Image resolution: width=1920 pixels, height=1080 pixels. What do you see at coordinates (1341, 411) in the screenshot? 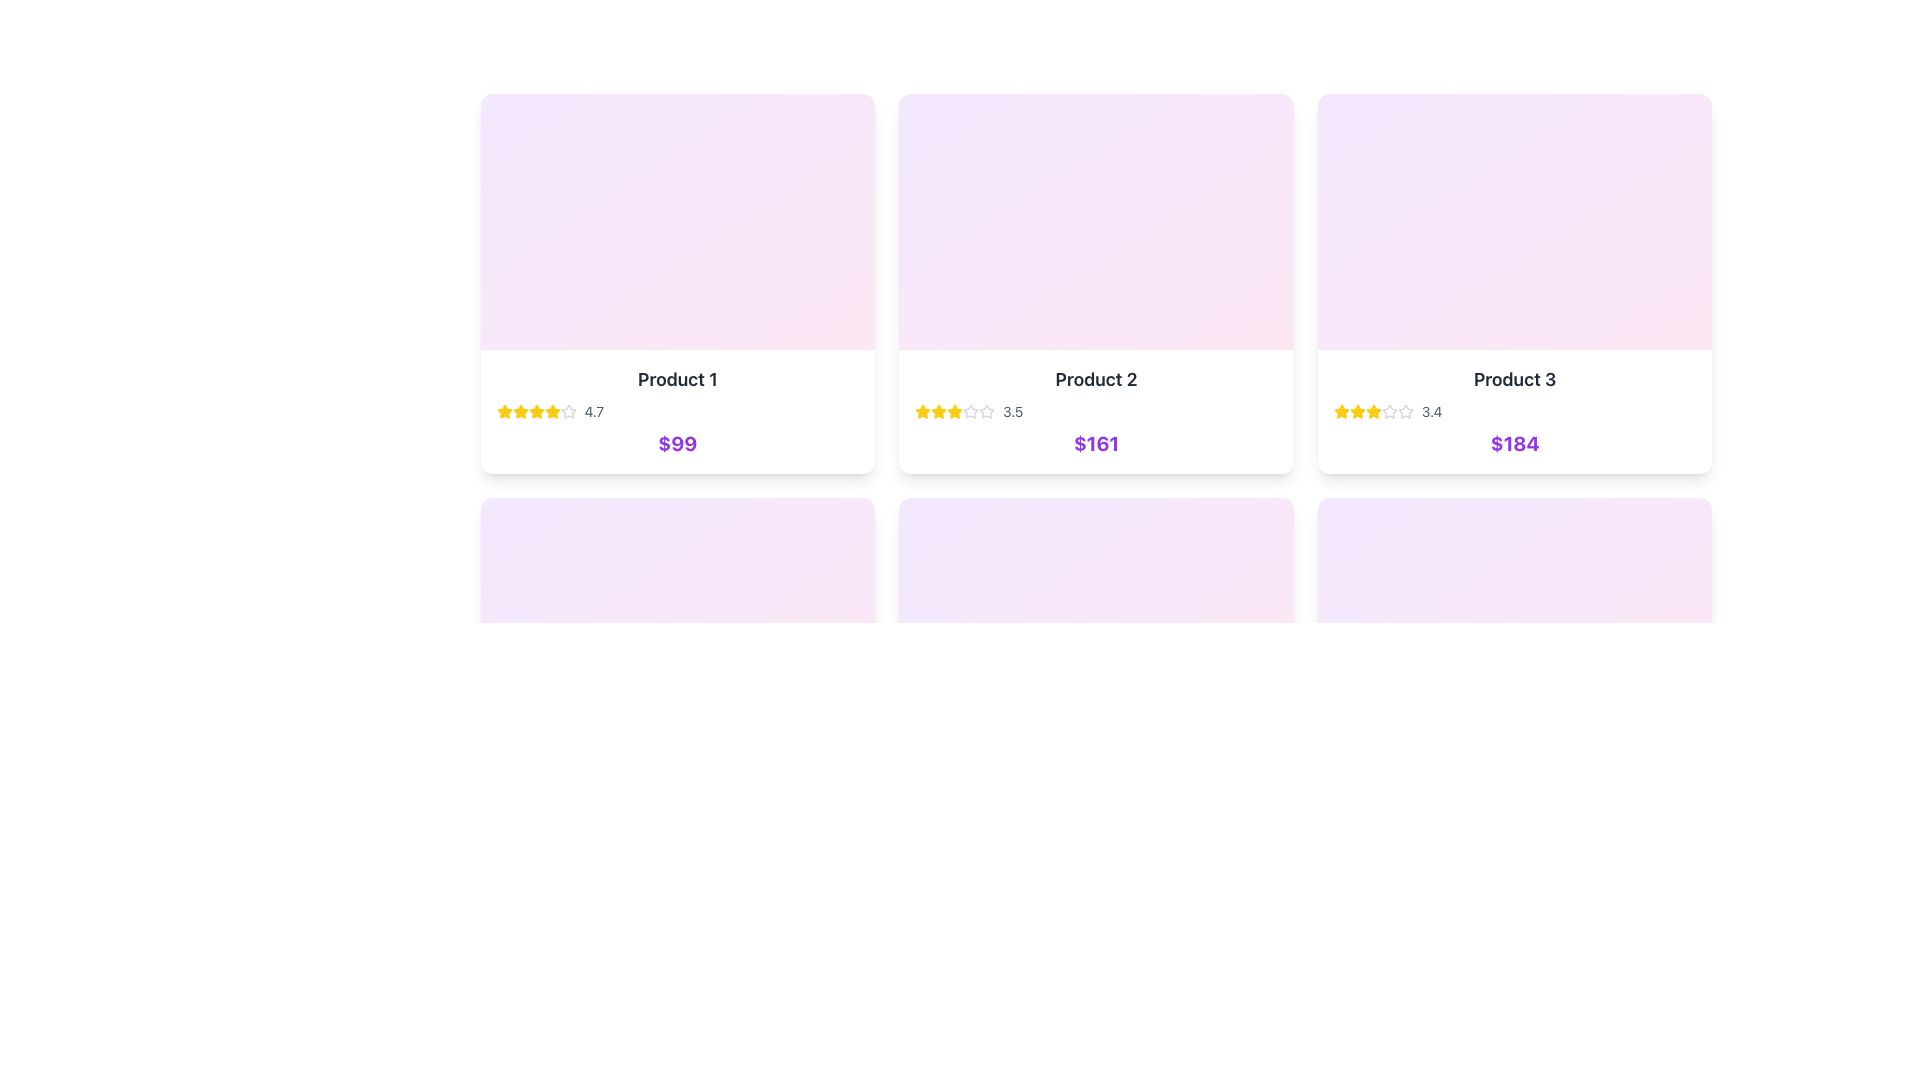
I see `the bright yellow filled star icon, which is the first star from the left in the rating section of the card labeled 'Product 3' in the third column` at bounding box center [1341, 411].